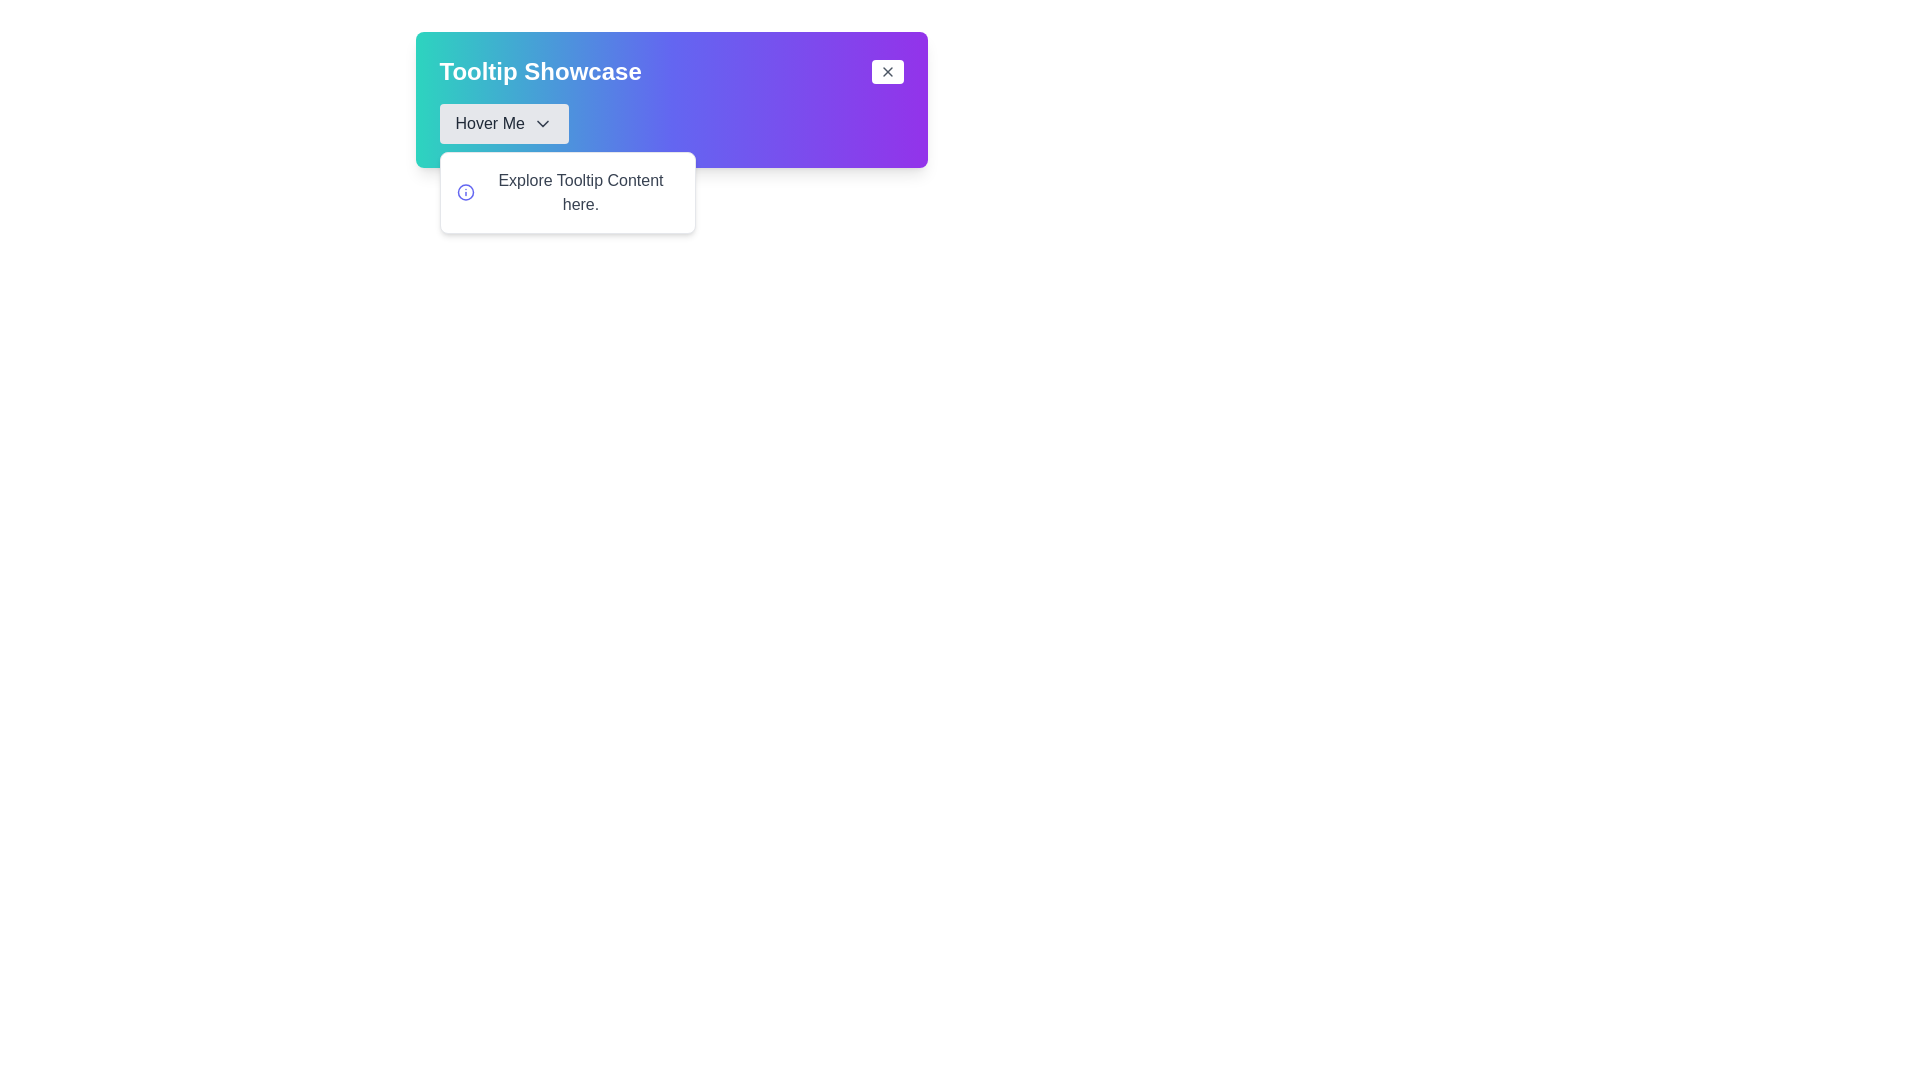 Image resolution: width=1920 pixels, height=1080 pixels. I want to click on the 'Hover Me' button, so click(504, 123).